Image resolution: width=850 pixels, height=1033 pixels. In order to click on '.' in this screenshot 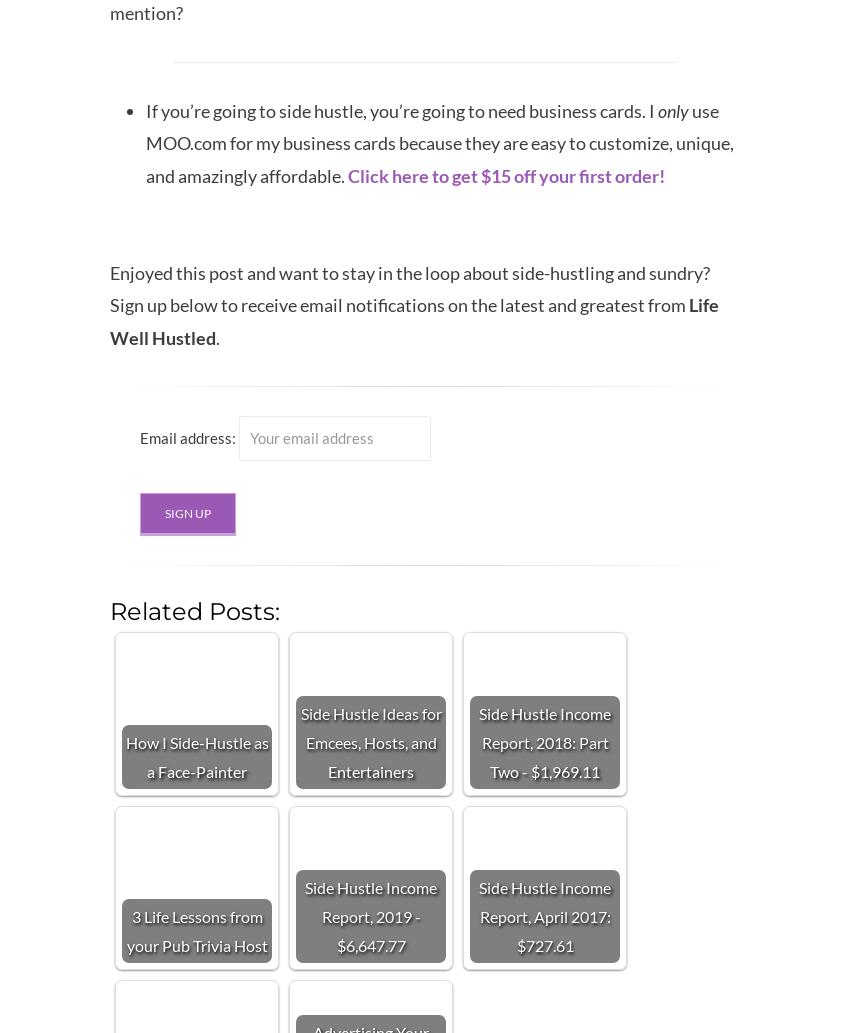, I will do `click(218, 335)`.